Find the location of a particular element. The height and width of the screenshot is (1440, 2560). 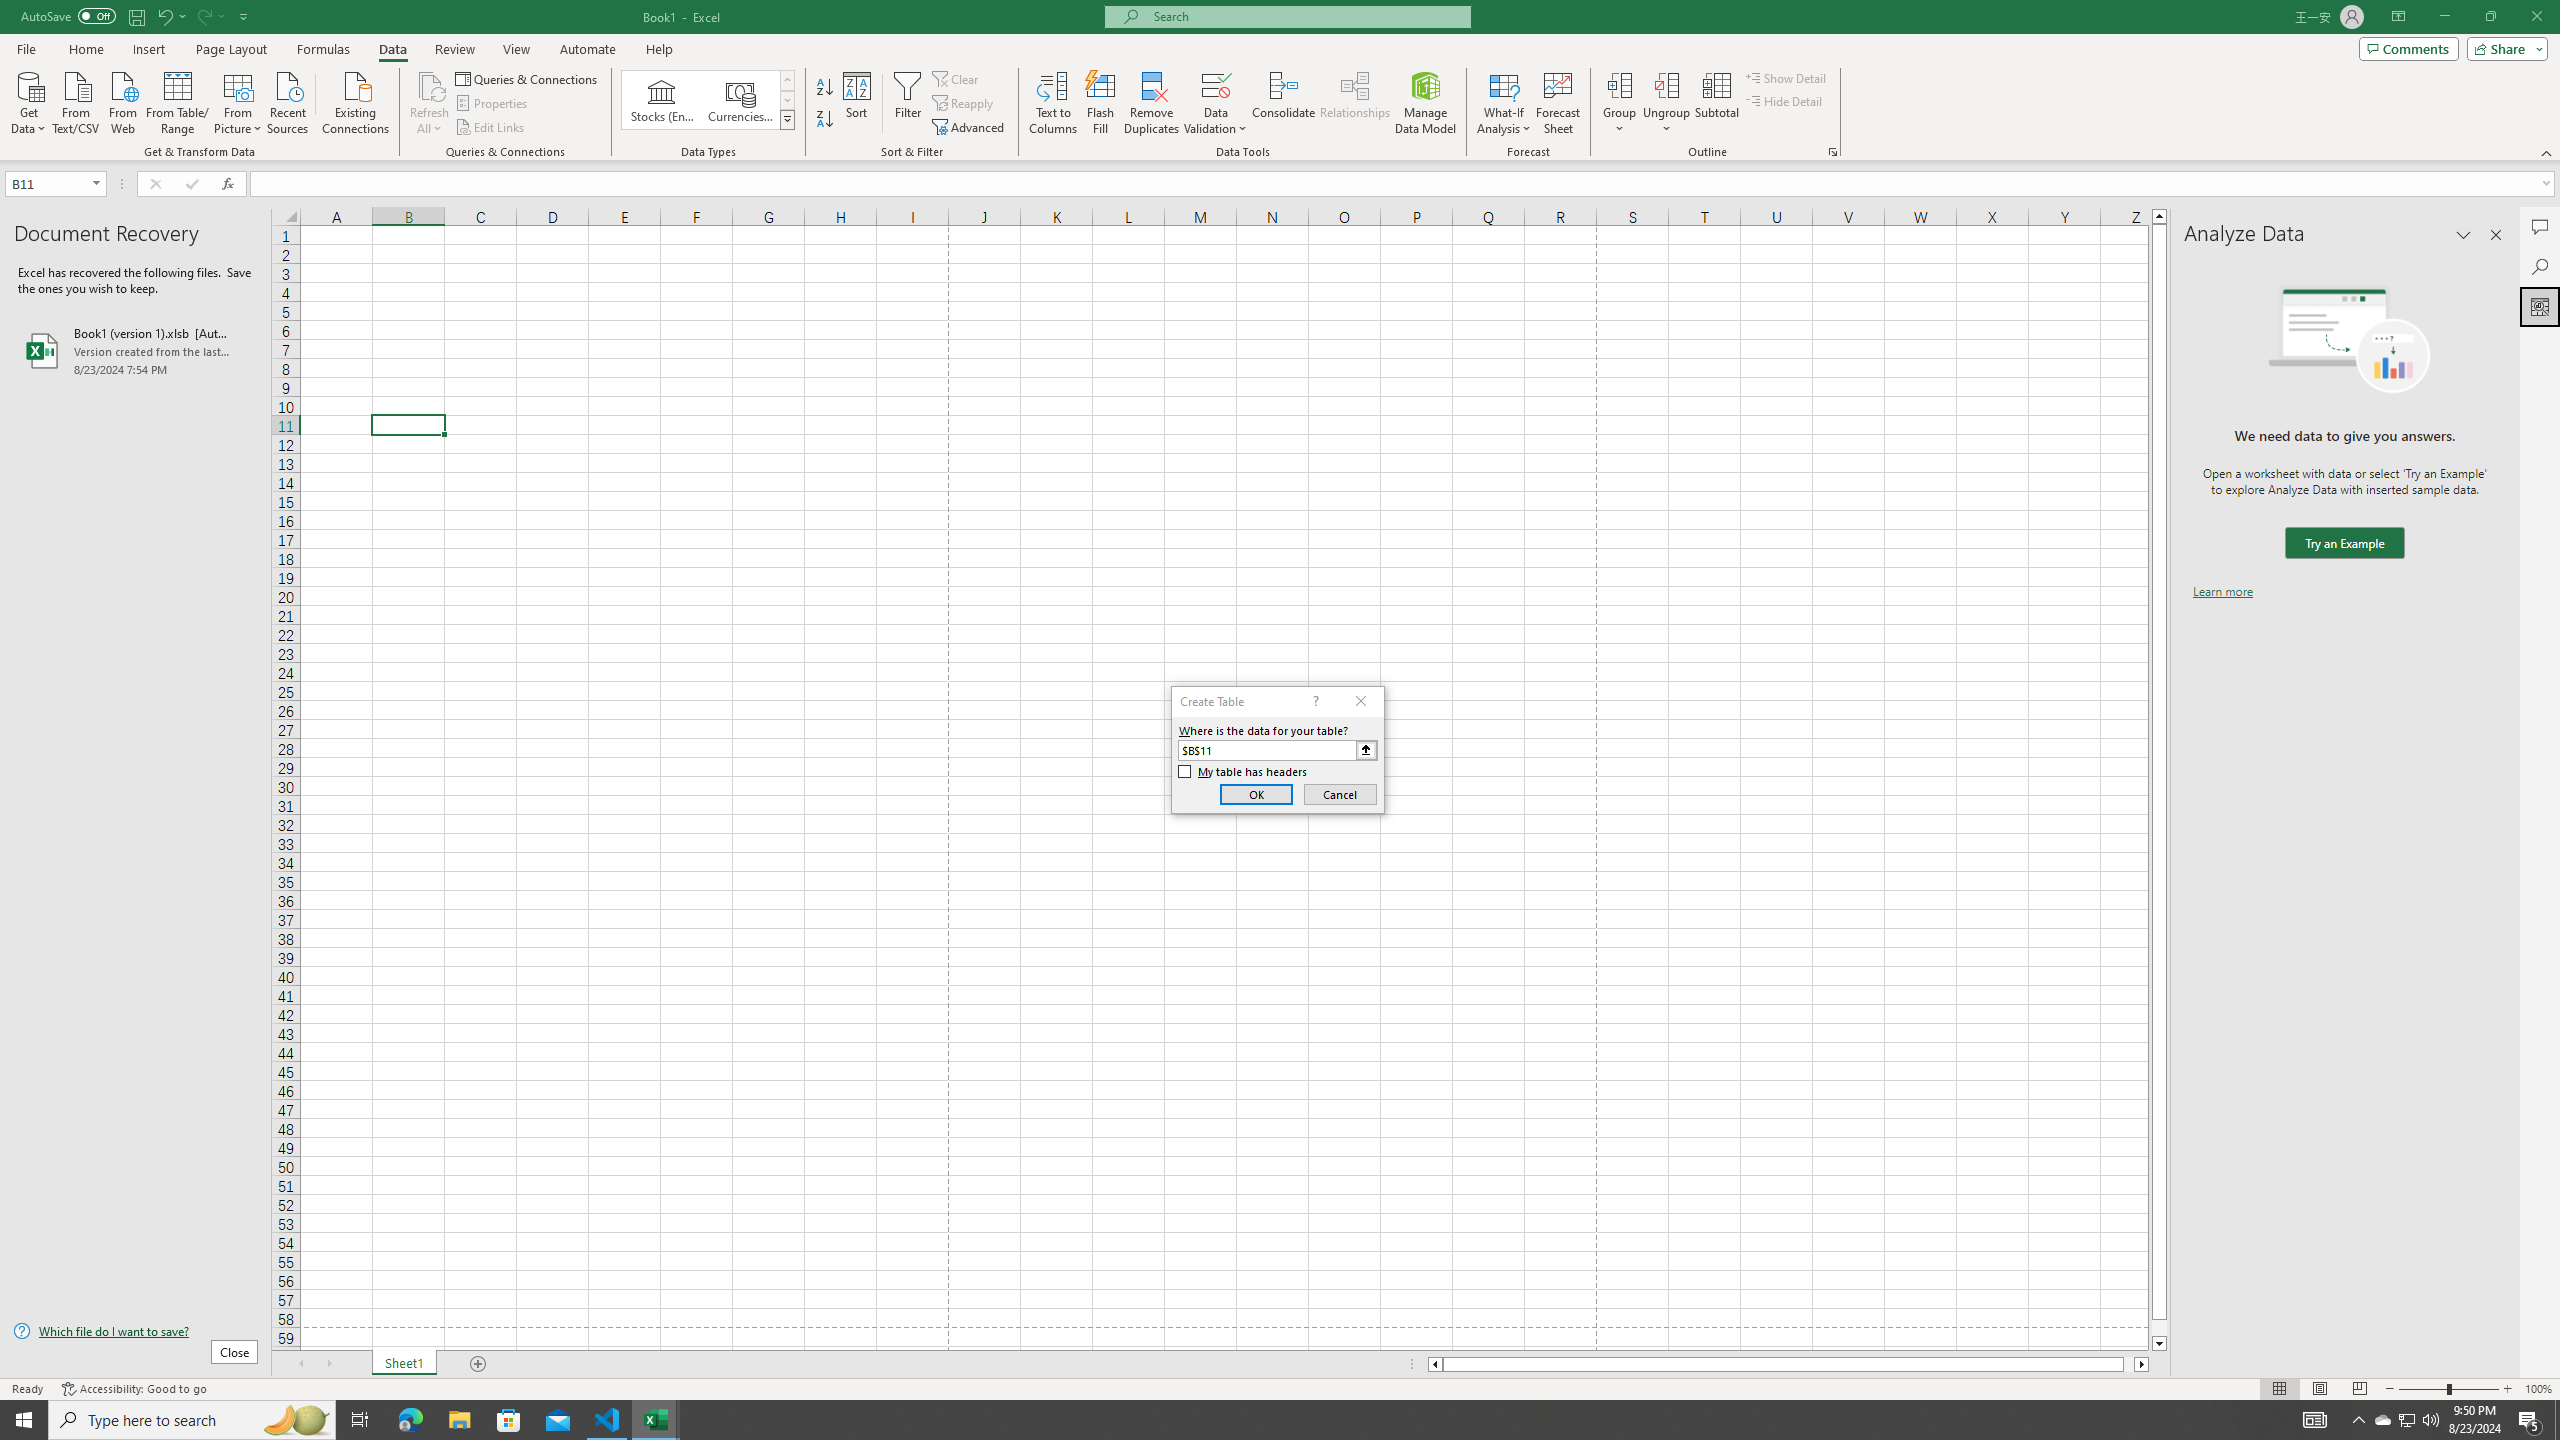

'Filter' is located at coordinates (906, 103).